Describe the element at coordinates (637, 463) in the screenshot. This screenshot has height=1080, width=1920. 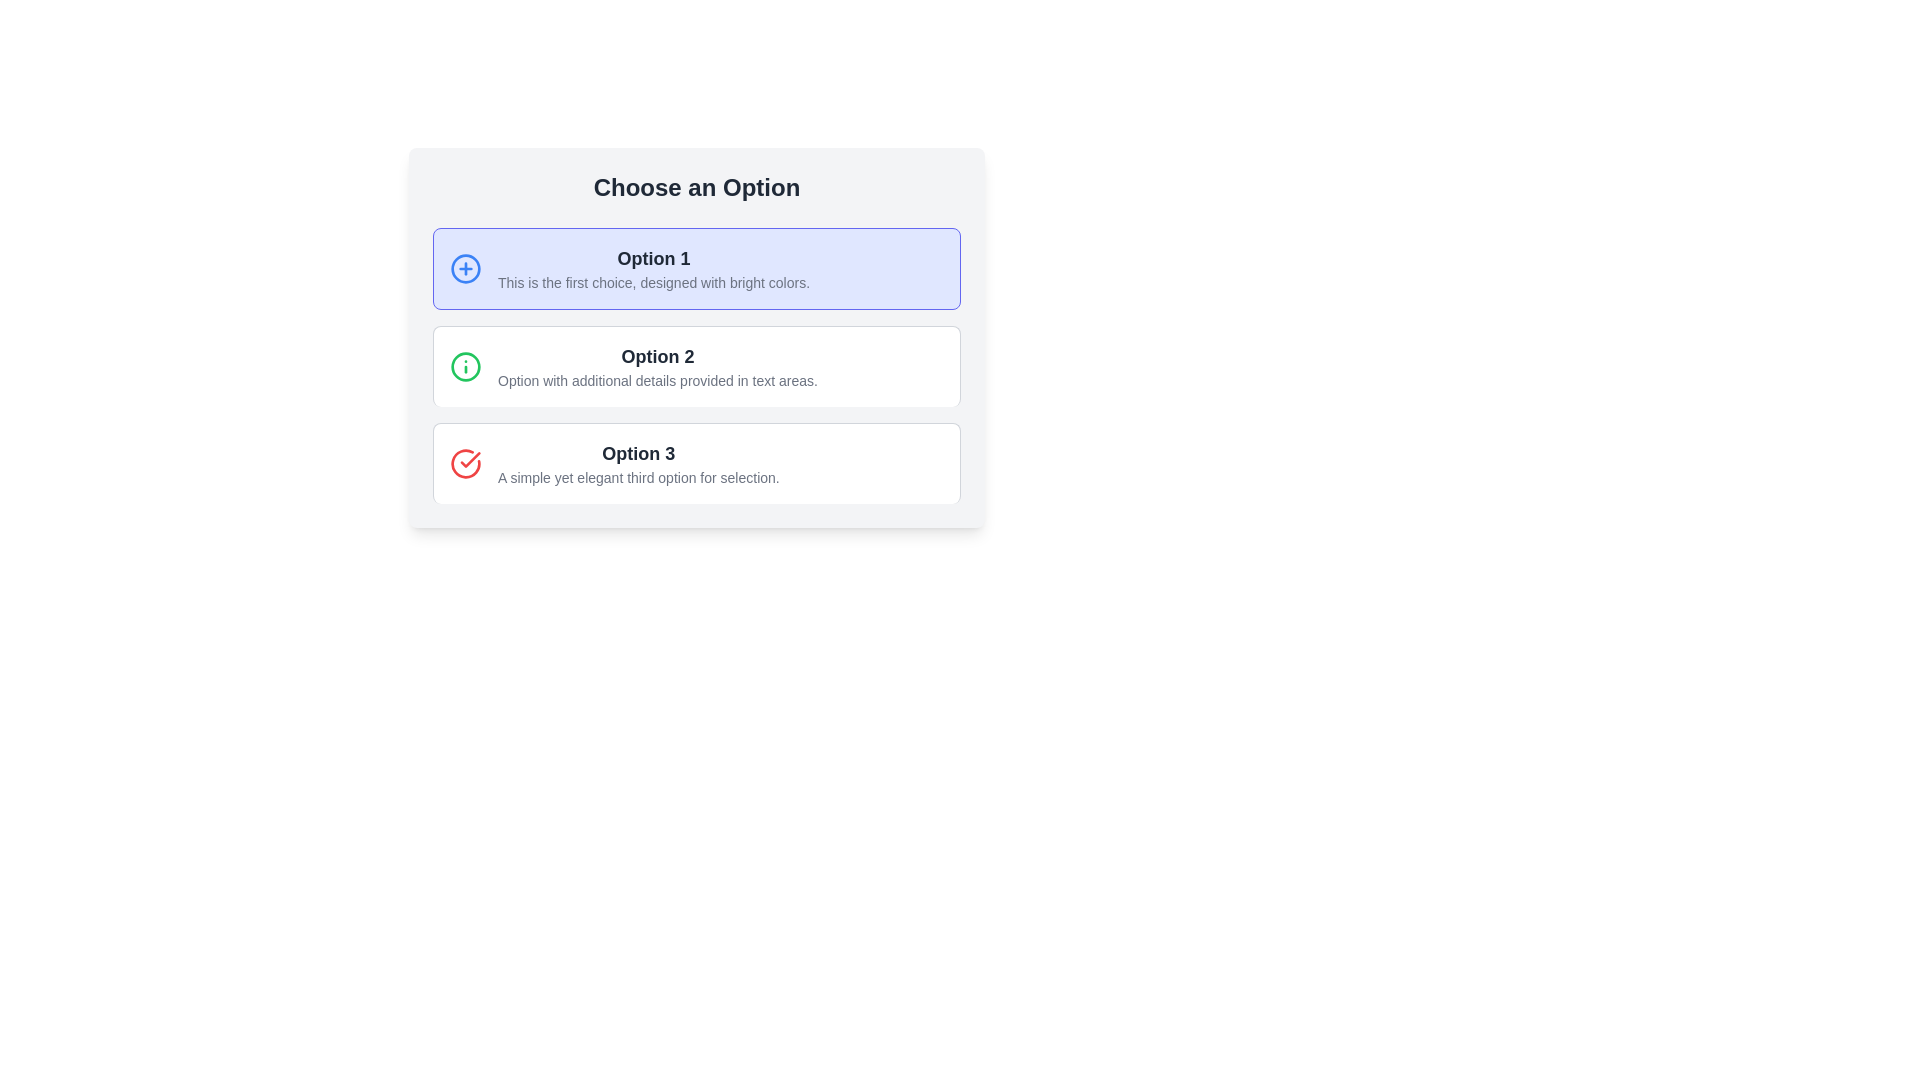
I see `the informational display element that shows 'Option 3' with the description 'A simple yet elegant third option for selection.'` at that location.